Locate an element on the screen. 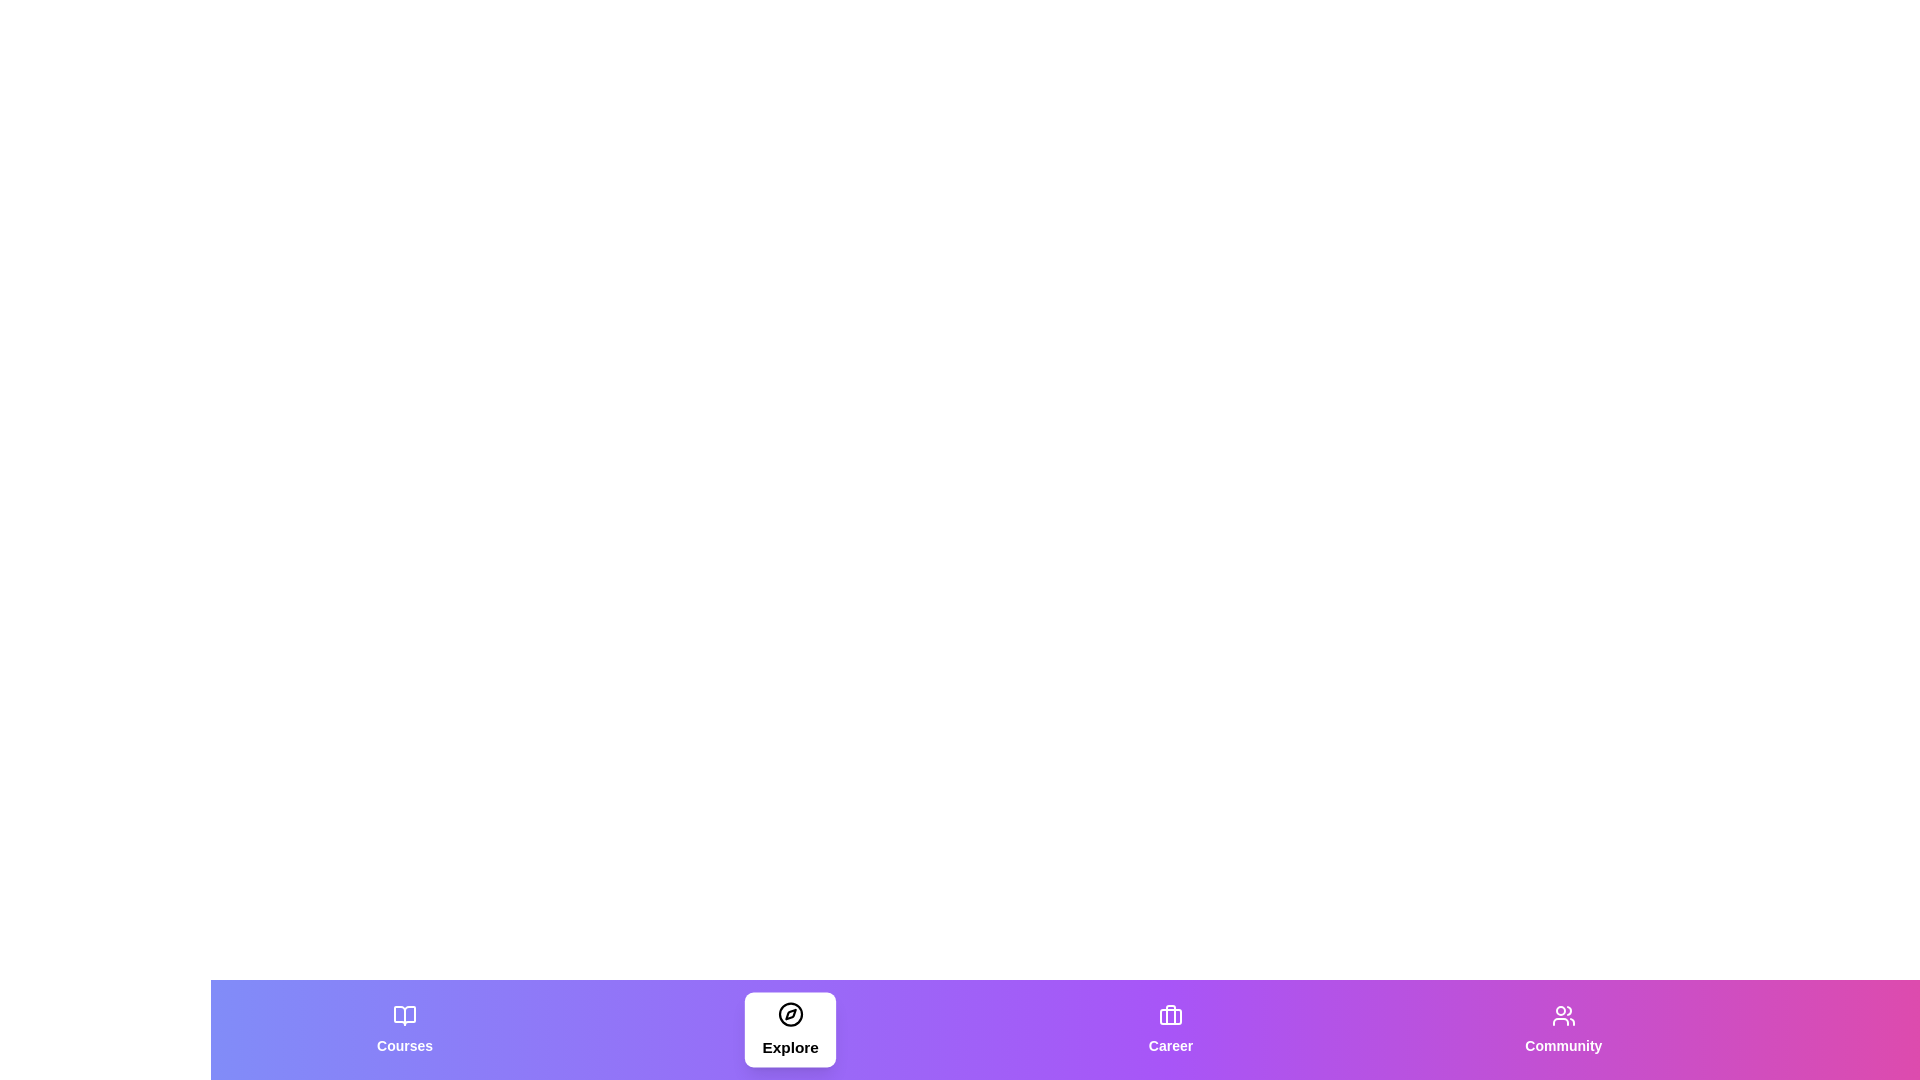 The width and height of the screenshot is (1920, 1080). the tab labeled Career to observe its hover effect is located at coordinates (1171, 1029).